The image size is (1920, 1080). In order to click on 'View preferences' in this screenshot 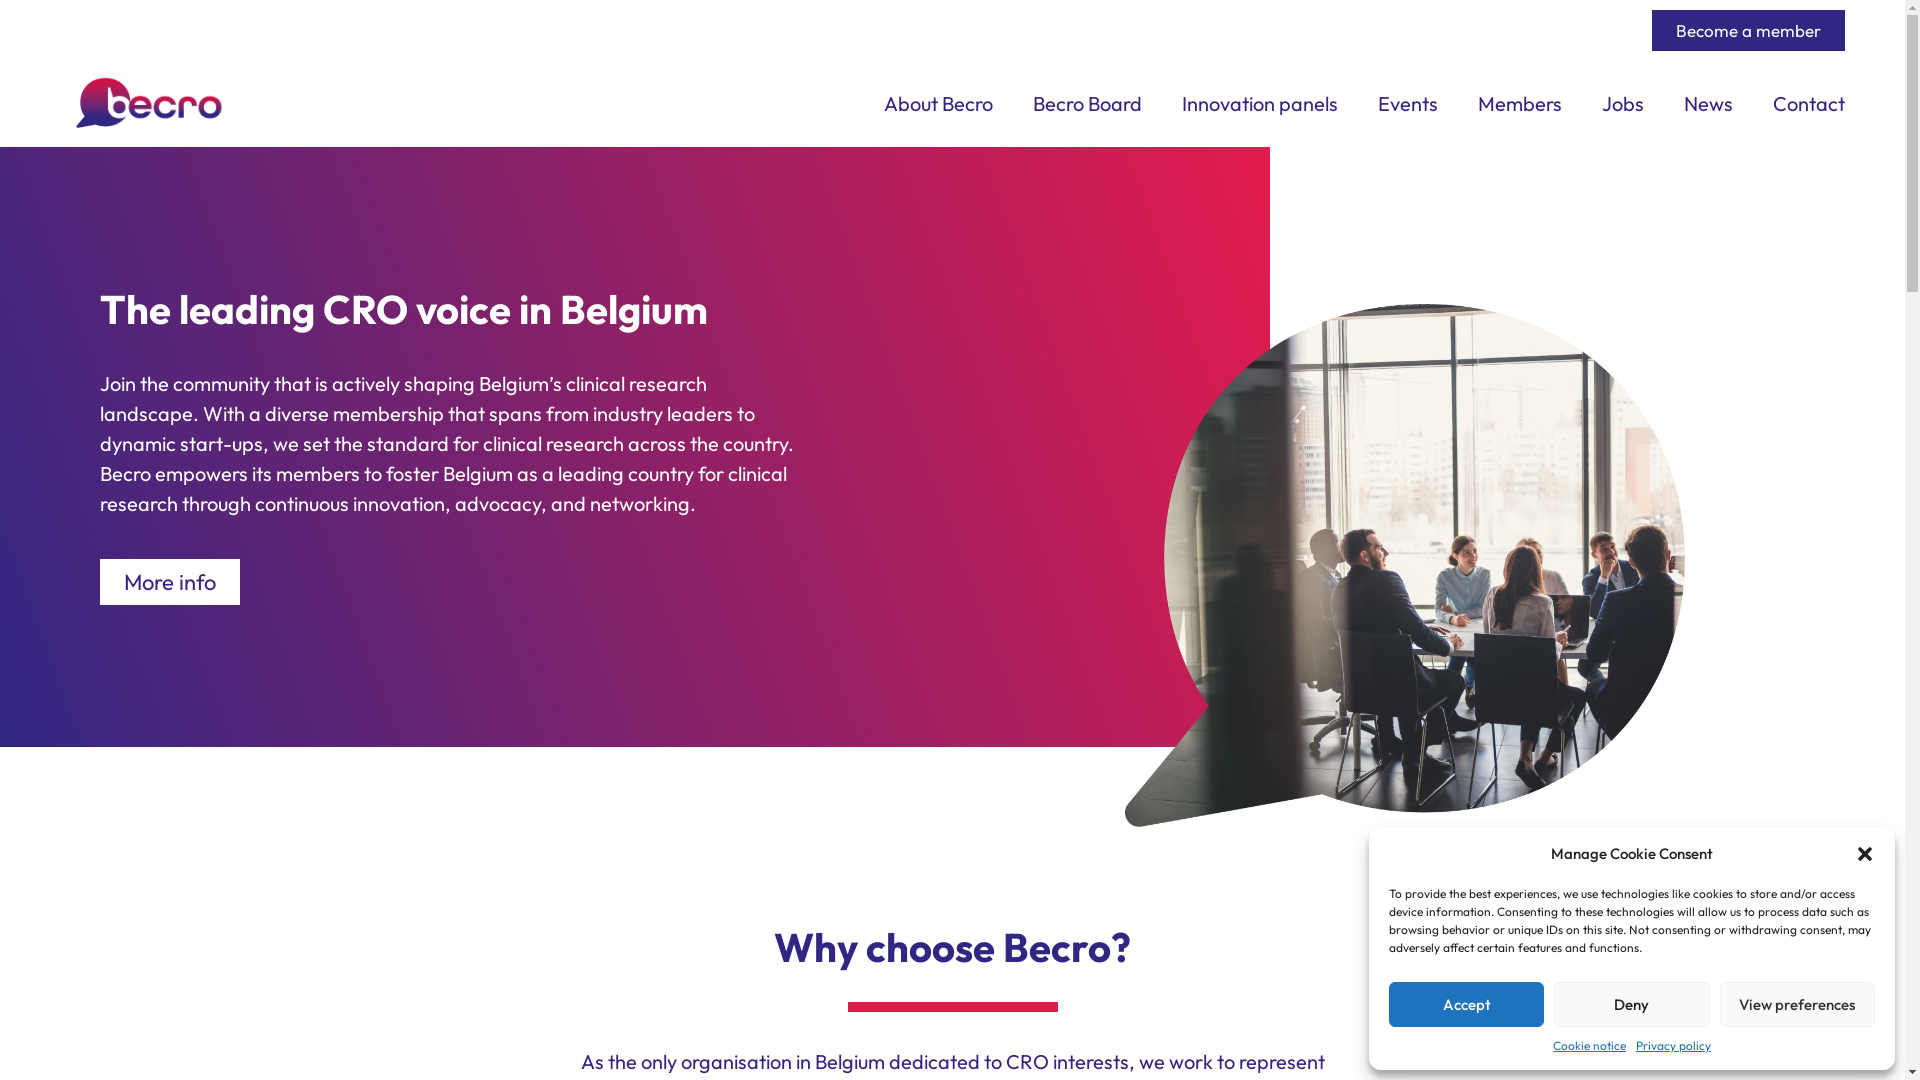, I will do `click(1797, 1004)`.